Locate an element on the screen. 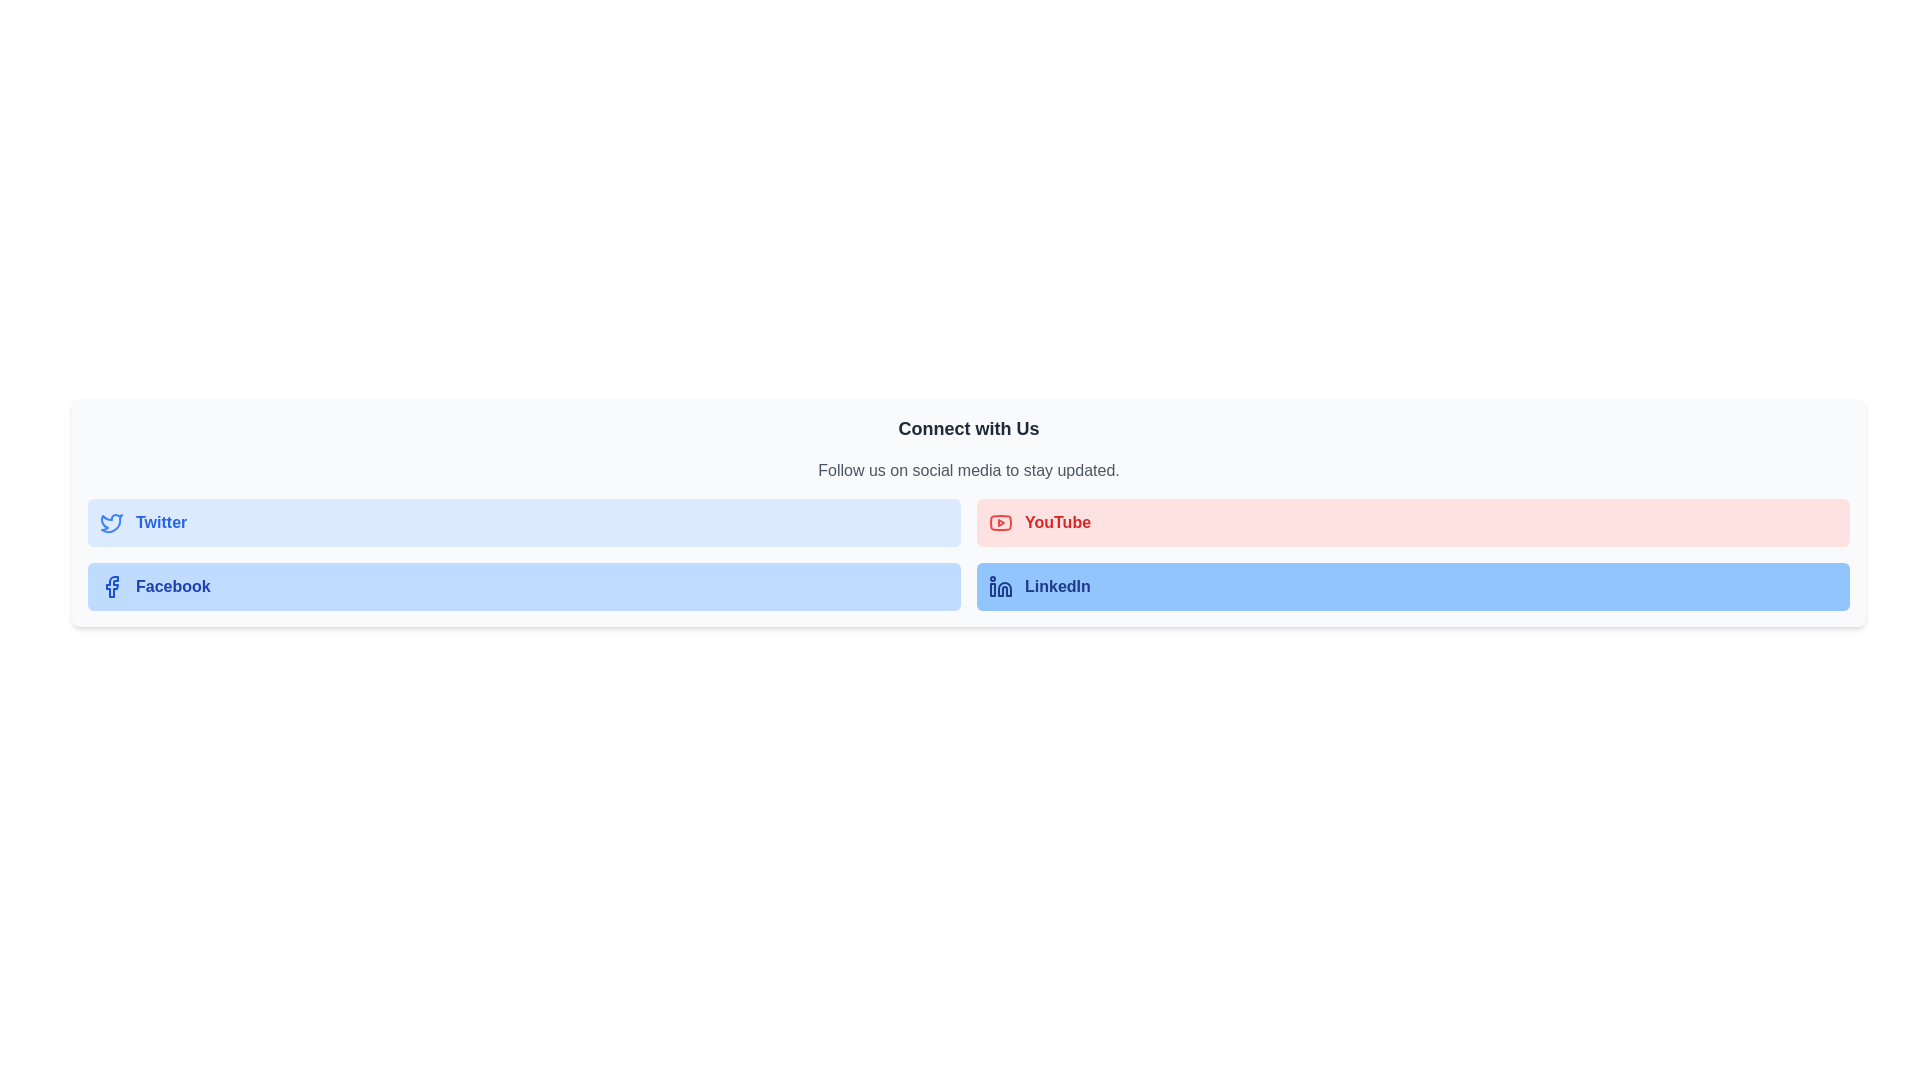  the Twitter navigation button located in the top-left quadrant of the interface is located at coordinates (524, 522).